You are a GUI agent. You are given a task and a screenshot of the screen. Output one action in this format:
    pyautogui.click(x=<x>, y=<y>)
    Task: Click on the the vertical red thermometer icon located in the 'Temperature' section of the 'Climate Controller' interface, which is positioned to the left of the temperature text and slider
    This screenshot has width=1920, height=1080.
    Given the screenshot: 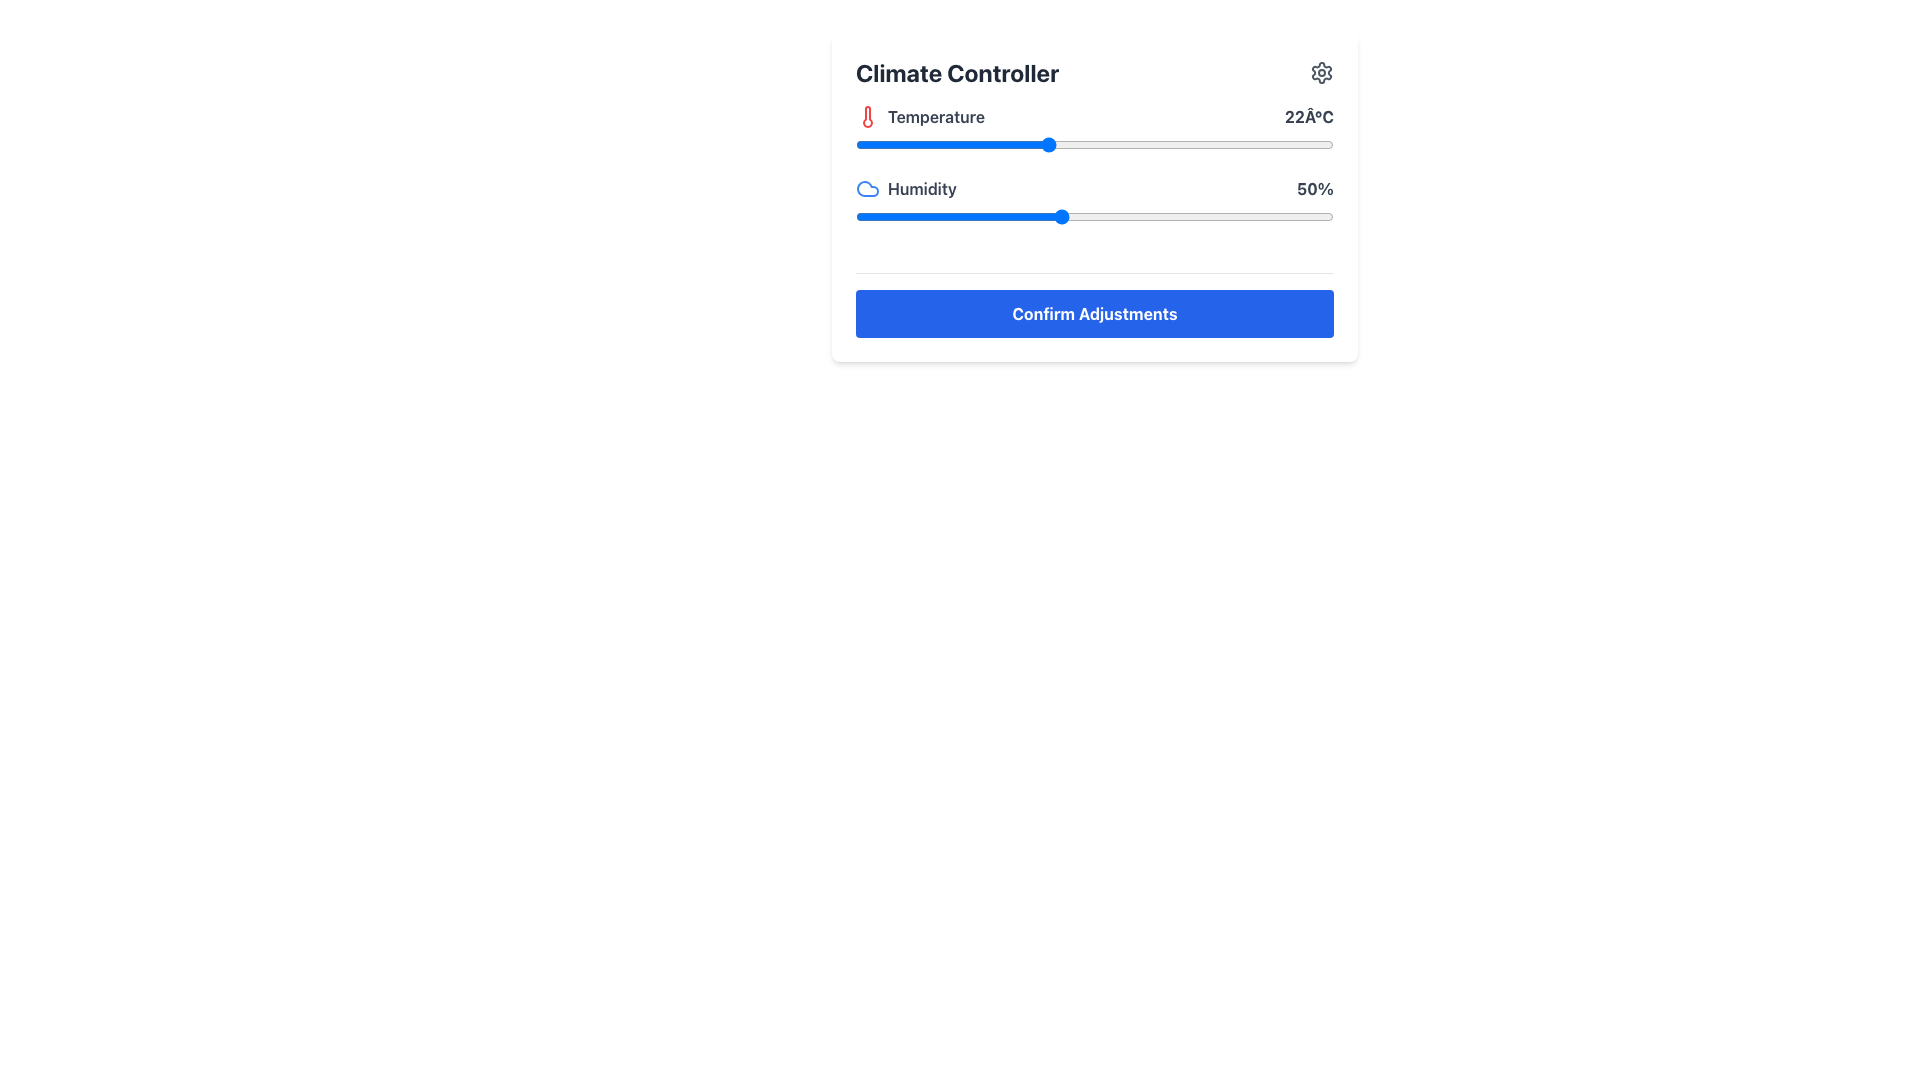 What is the action you would take?
    pyautogui.click(x=868, y=116)
    